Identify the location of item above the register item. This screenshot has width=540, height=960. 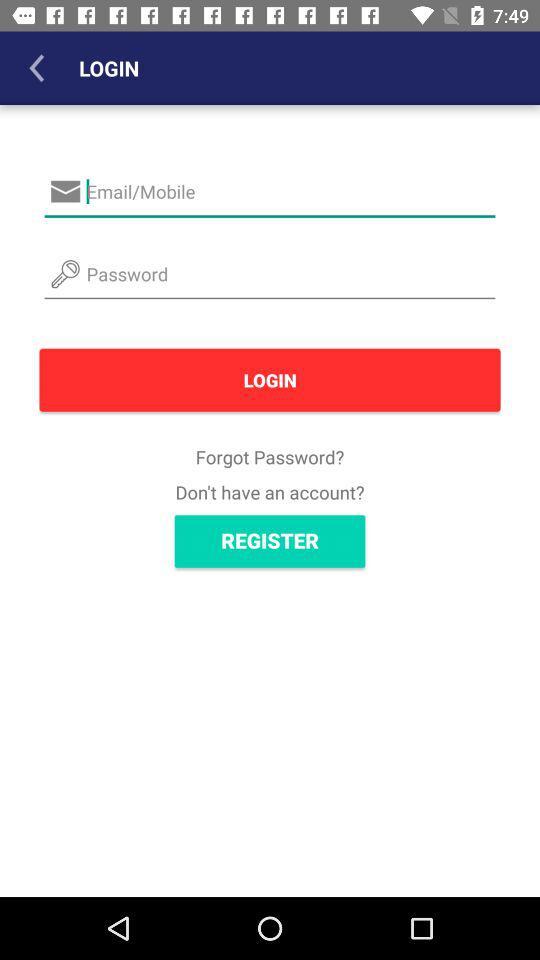
(270, 491).